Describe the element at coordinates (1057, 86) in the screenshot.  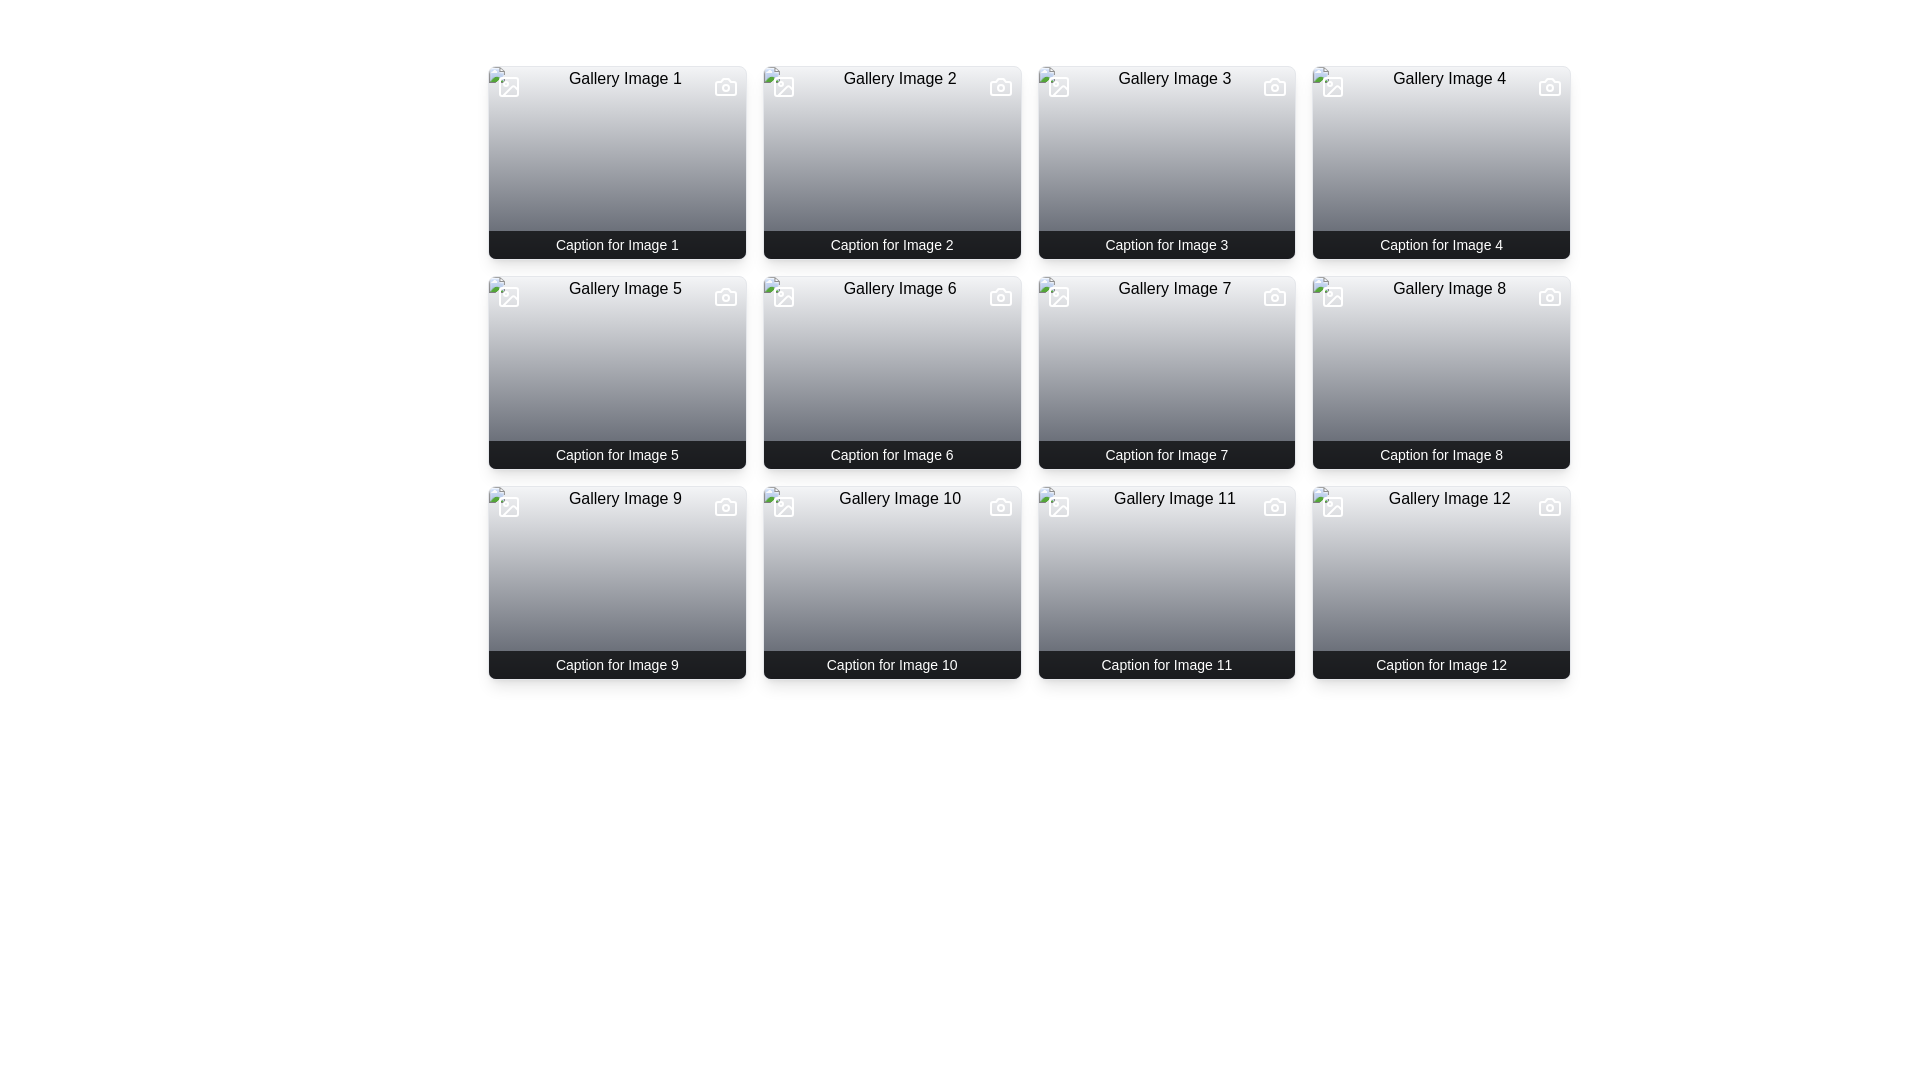
I see `the small rectangle with rounded corners that is part of the icon in the top-left corner of the card labeled 'Gallery Image 3' located in the second row, third column of a 4x3 grid` at that location.